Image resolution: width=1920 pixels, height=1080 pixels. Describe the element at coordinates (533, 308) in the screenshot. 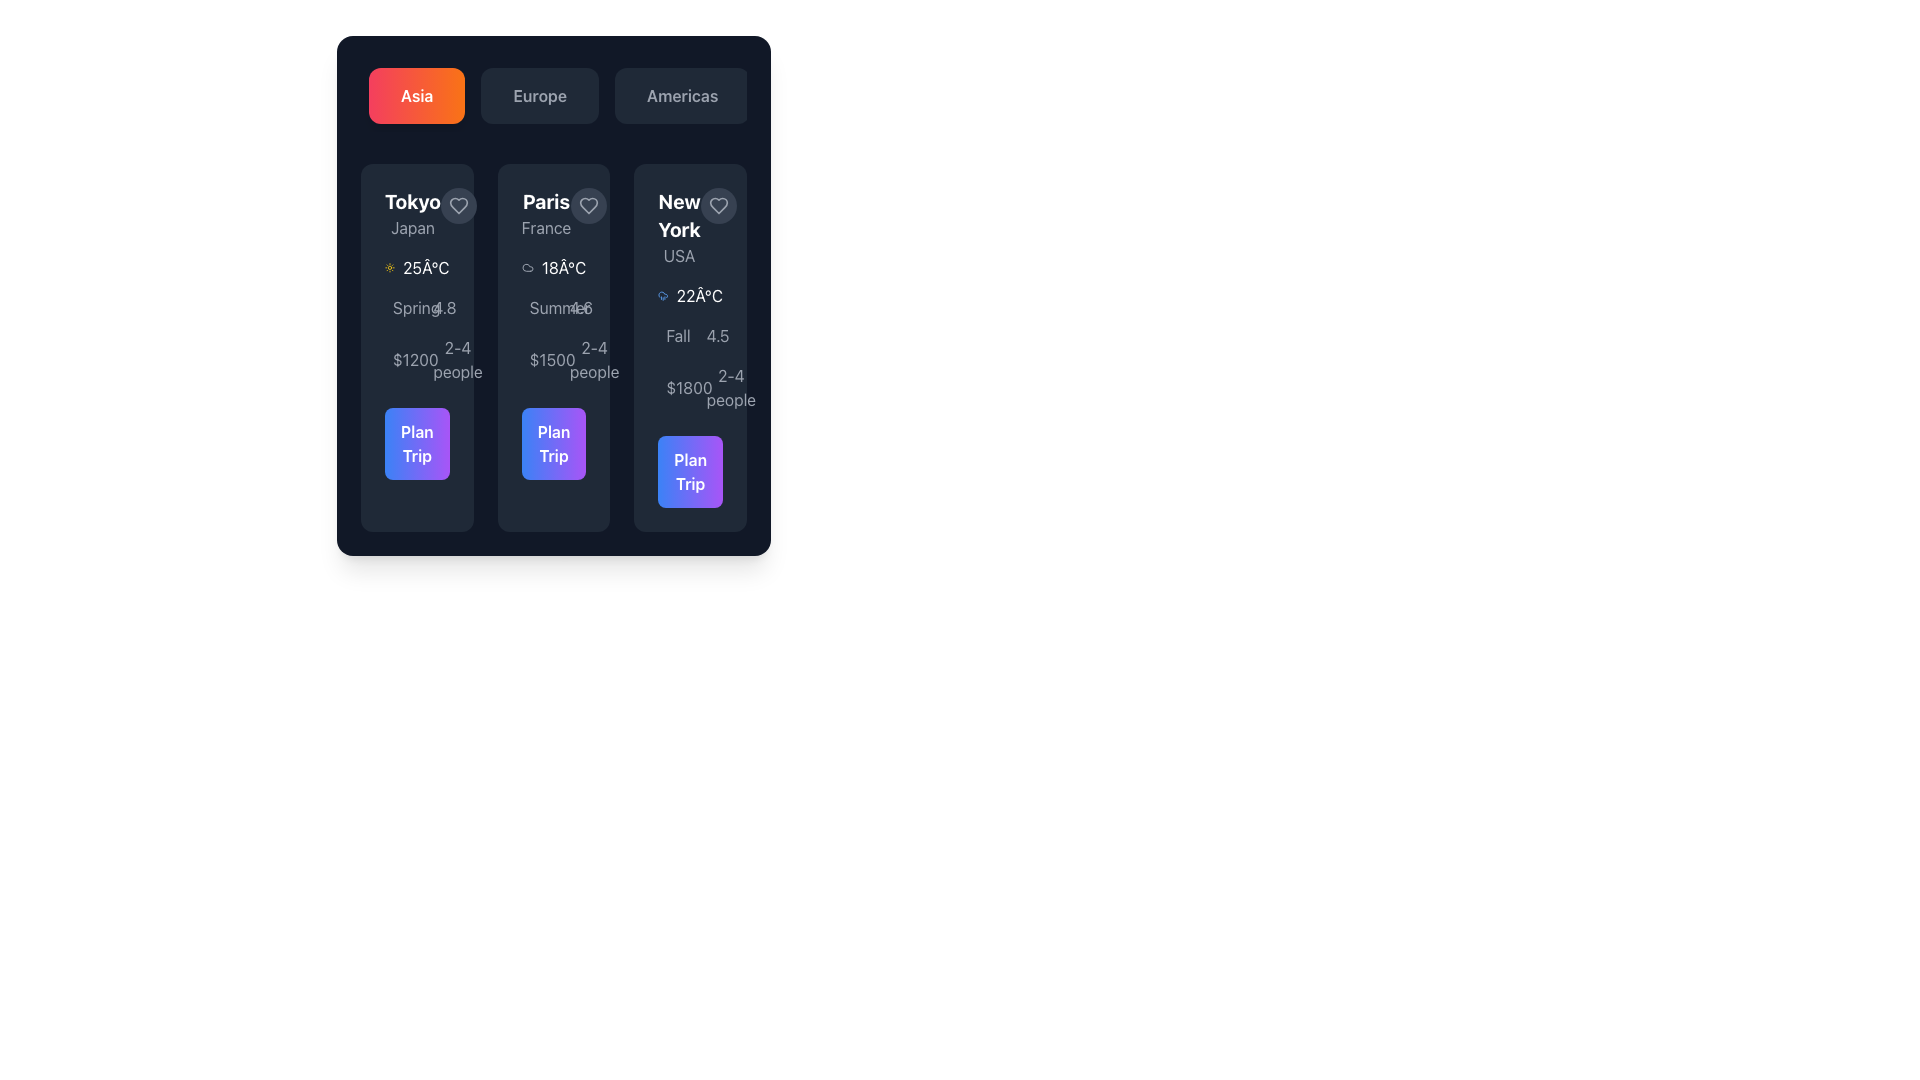

I see `the 'Summer' label with calendar icon located in the second card of the grid layout, positioned between the temperature and rating value` at that location.